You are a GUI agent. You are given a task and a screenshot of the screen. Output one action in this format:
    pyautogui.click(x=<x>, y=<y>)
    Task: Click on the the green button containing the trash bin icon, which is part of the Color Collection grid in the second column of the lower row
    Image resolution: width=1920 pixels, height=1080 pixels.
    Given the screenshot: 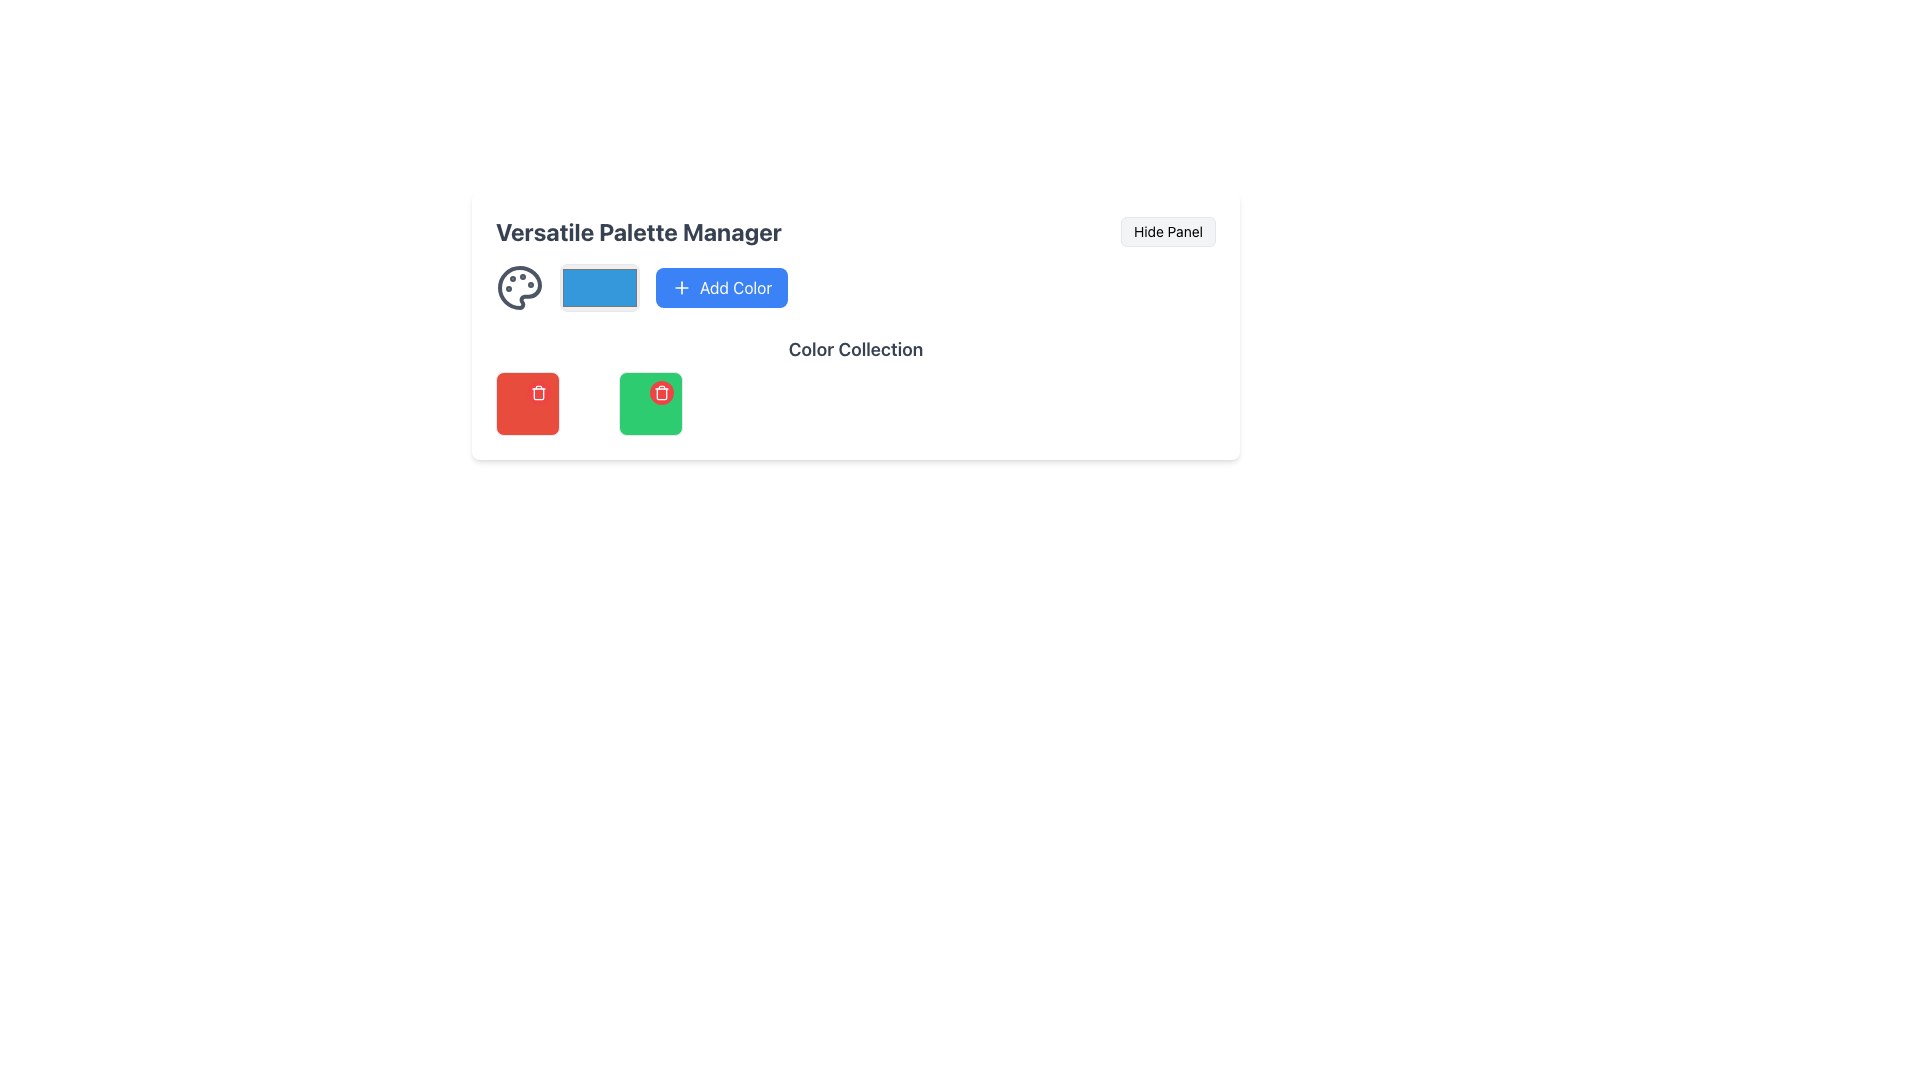 What is the action you would take?
    pyautogui.click(x=538, y=393)
    